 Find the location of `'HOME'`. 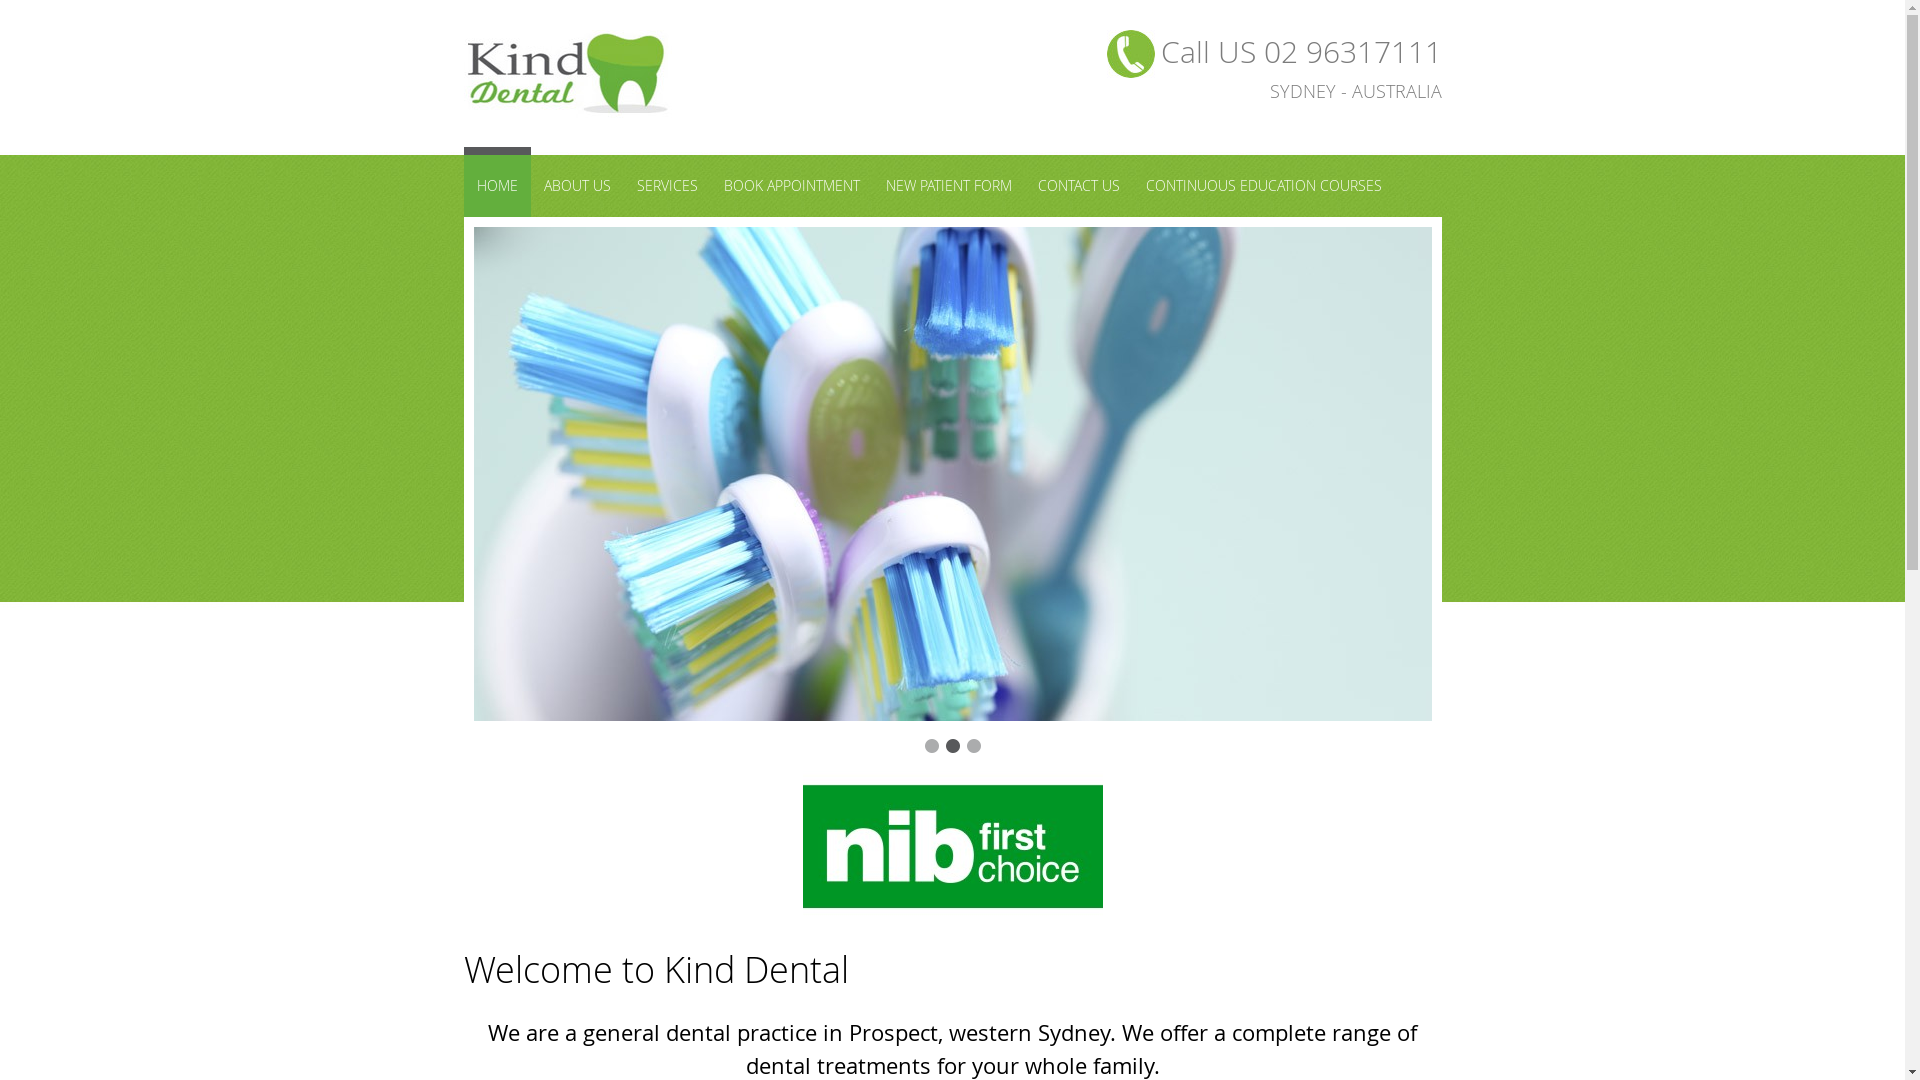

'HOME' is located at coordinates (497, 181).